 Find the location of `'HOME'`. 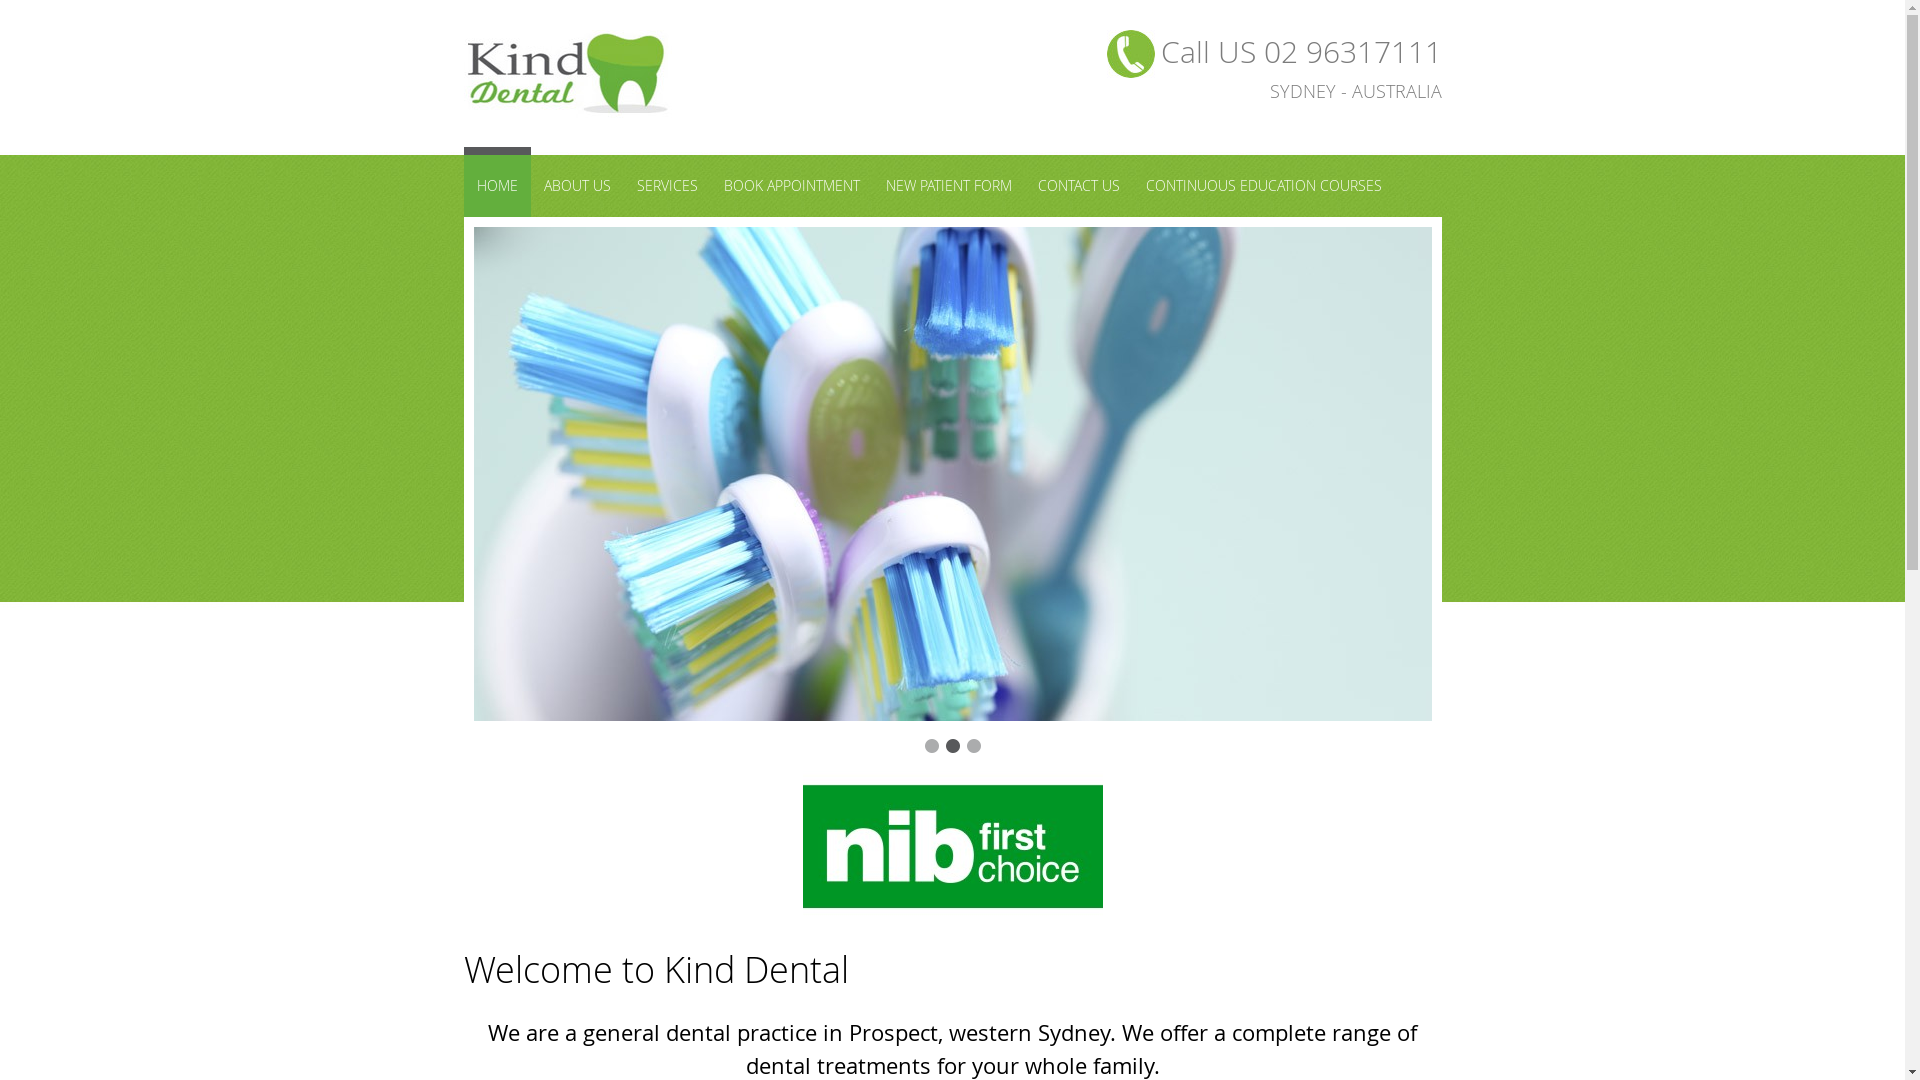

'HOME' is located at coordinates (497, 181).